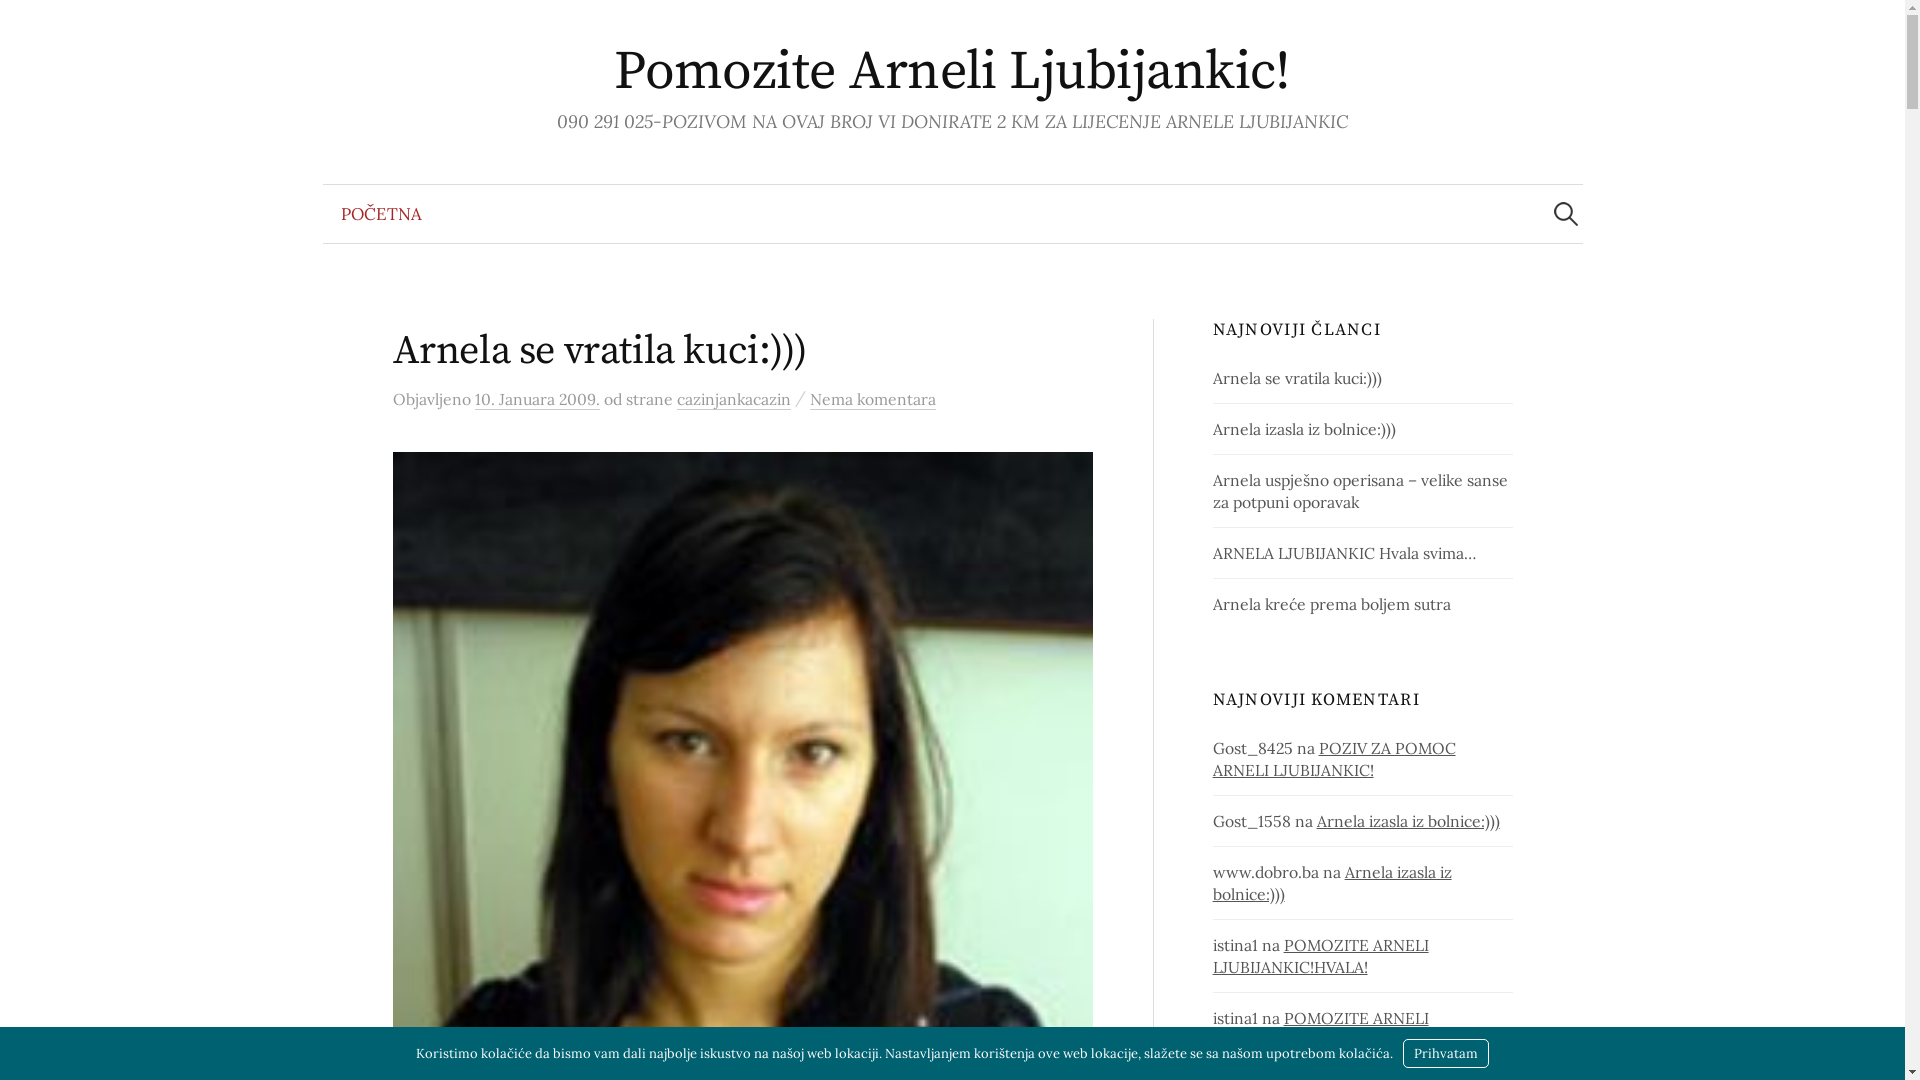  Describe the element at coordinates (873, 399) in the screenshot. I see `'Nema komentara` at that location.